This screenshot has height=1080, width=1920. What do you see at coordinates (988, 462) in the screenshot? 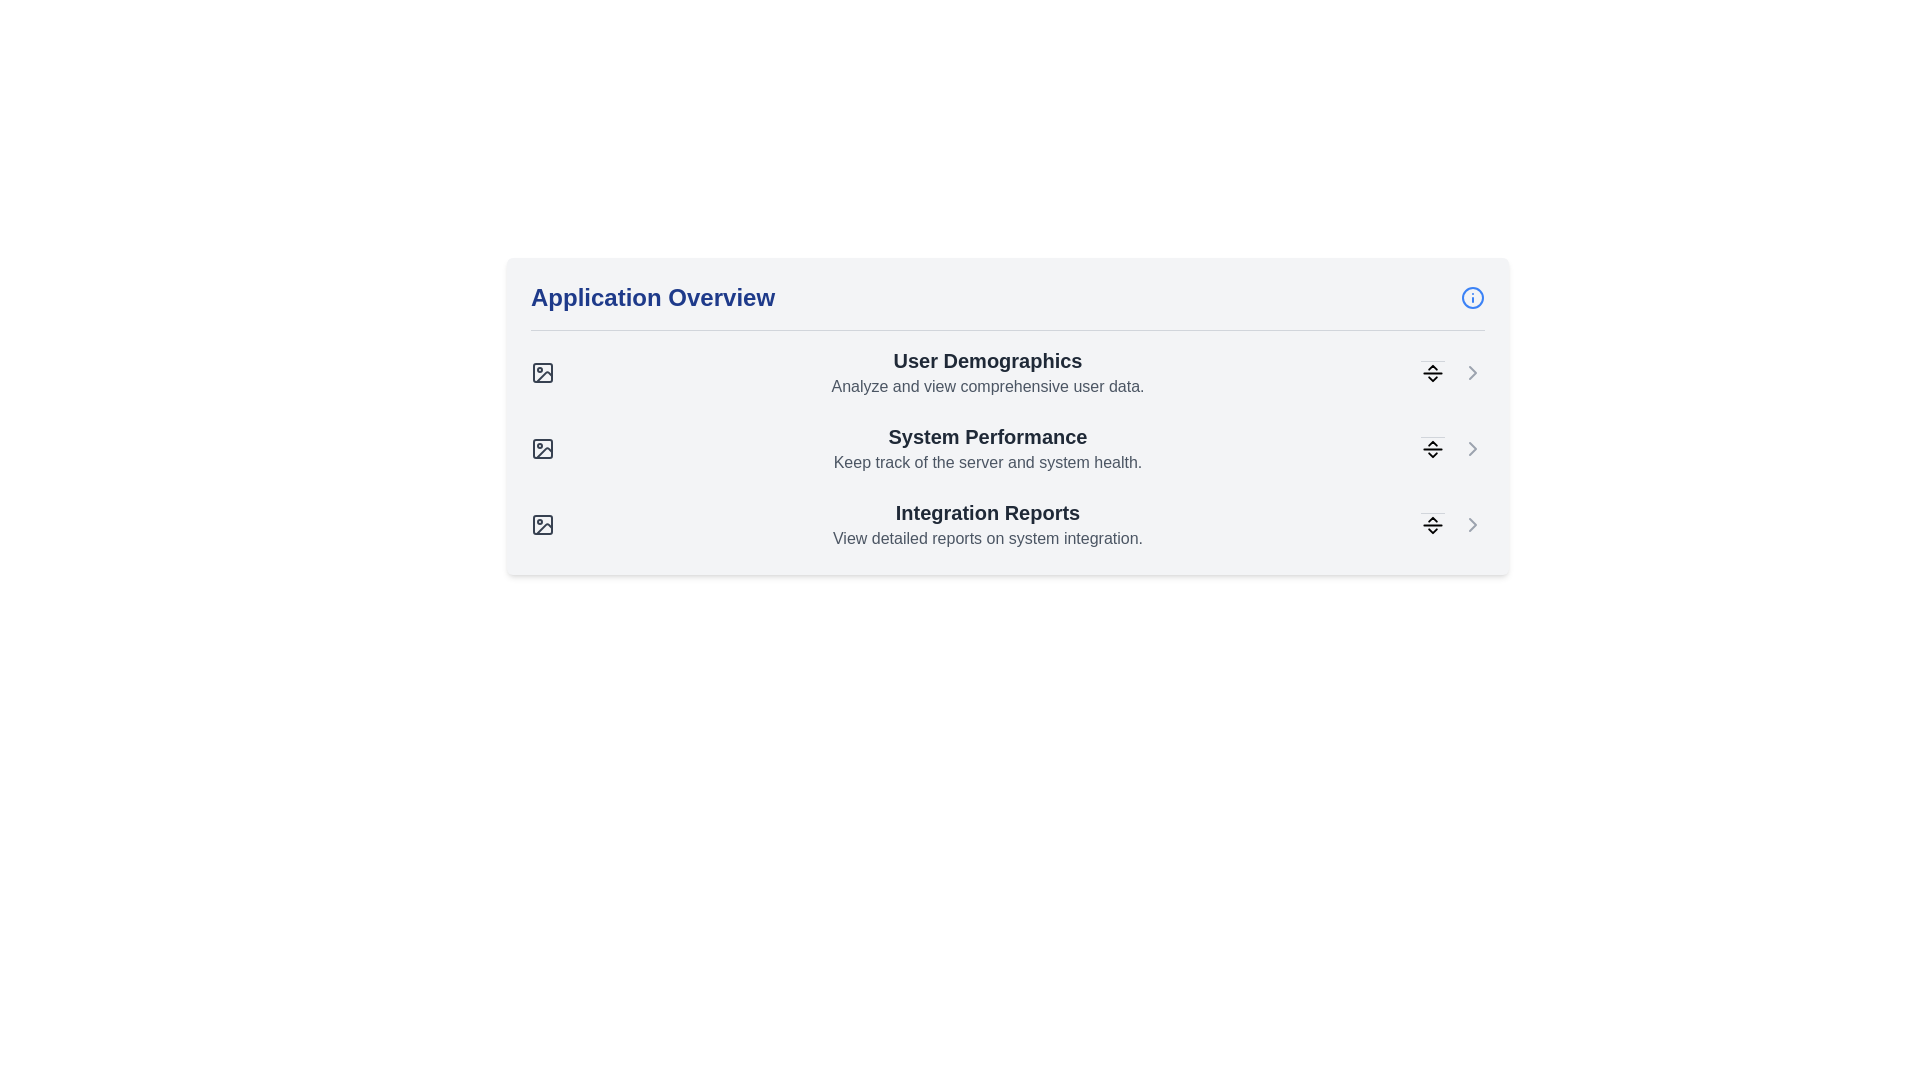
I see `the informative text label that provides context for the 'System Performance' section, located below the 'System Performance' title and aligned within the 'Application Overview' group` at bounding box center [988, 462].